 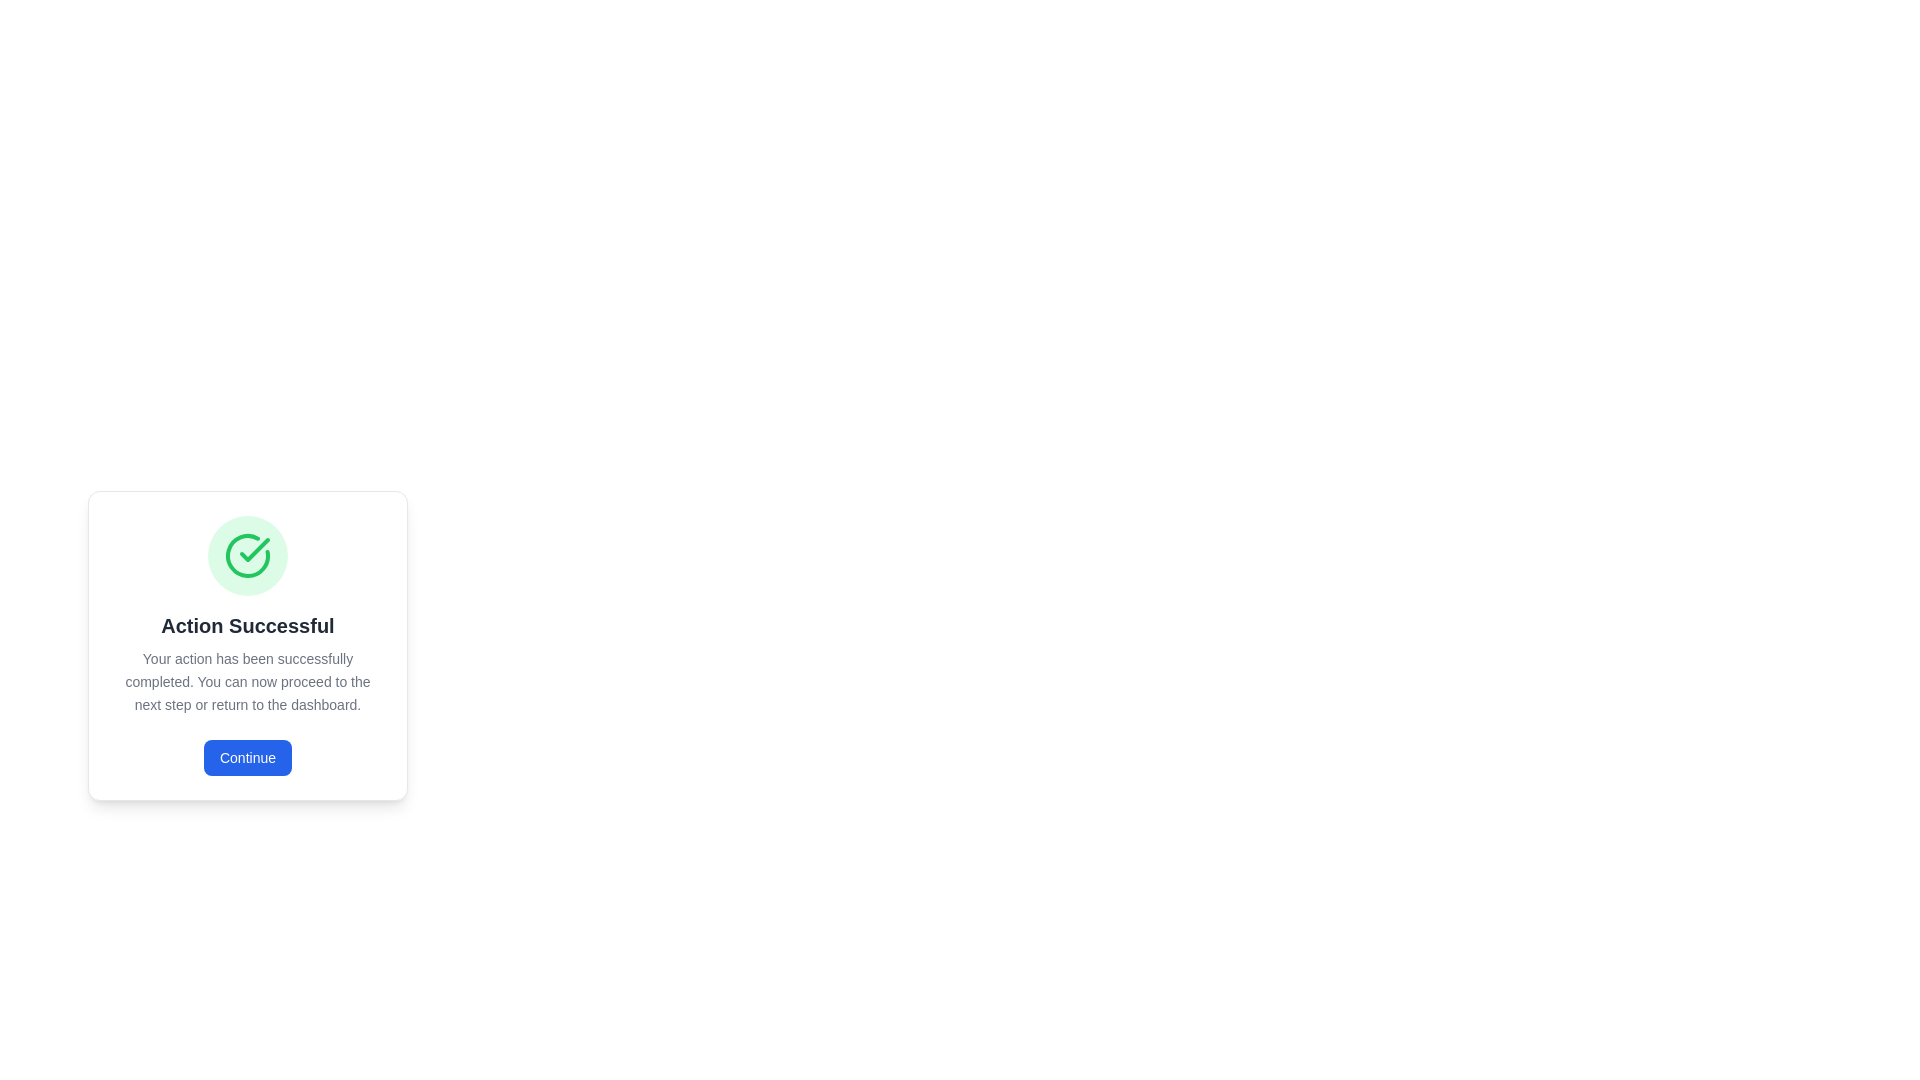 What do you see at coordinates (247, 555) in the screenshot?
I see `the Confirmation Checkmark icon, which is a green circle with a checkmark inside, located above the text 'Action Successful'` at bounding box center [247, 555].